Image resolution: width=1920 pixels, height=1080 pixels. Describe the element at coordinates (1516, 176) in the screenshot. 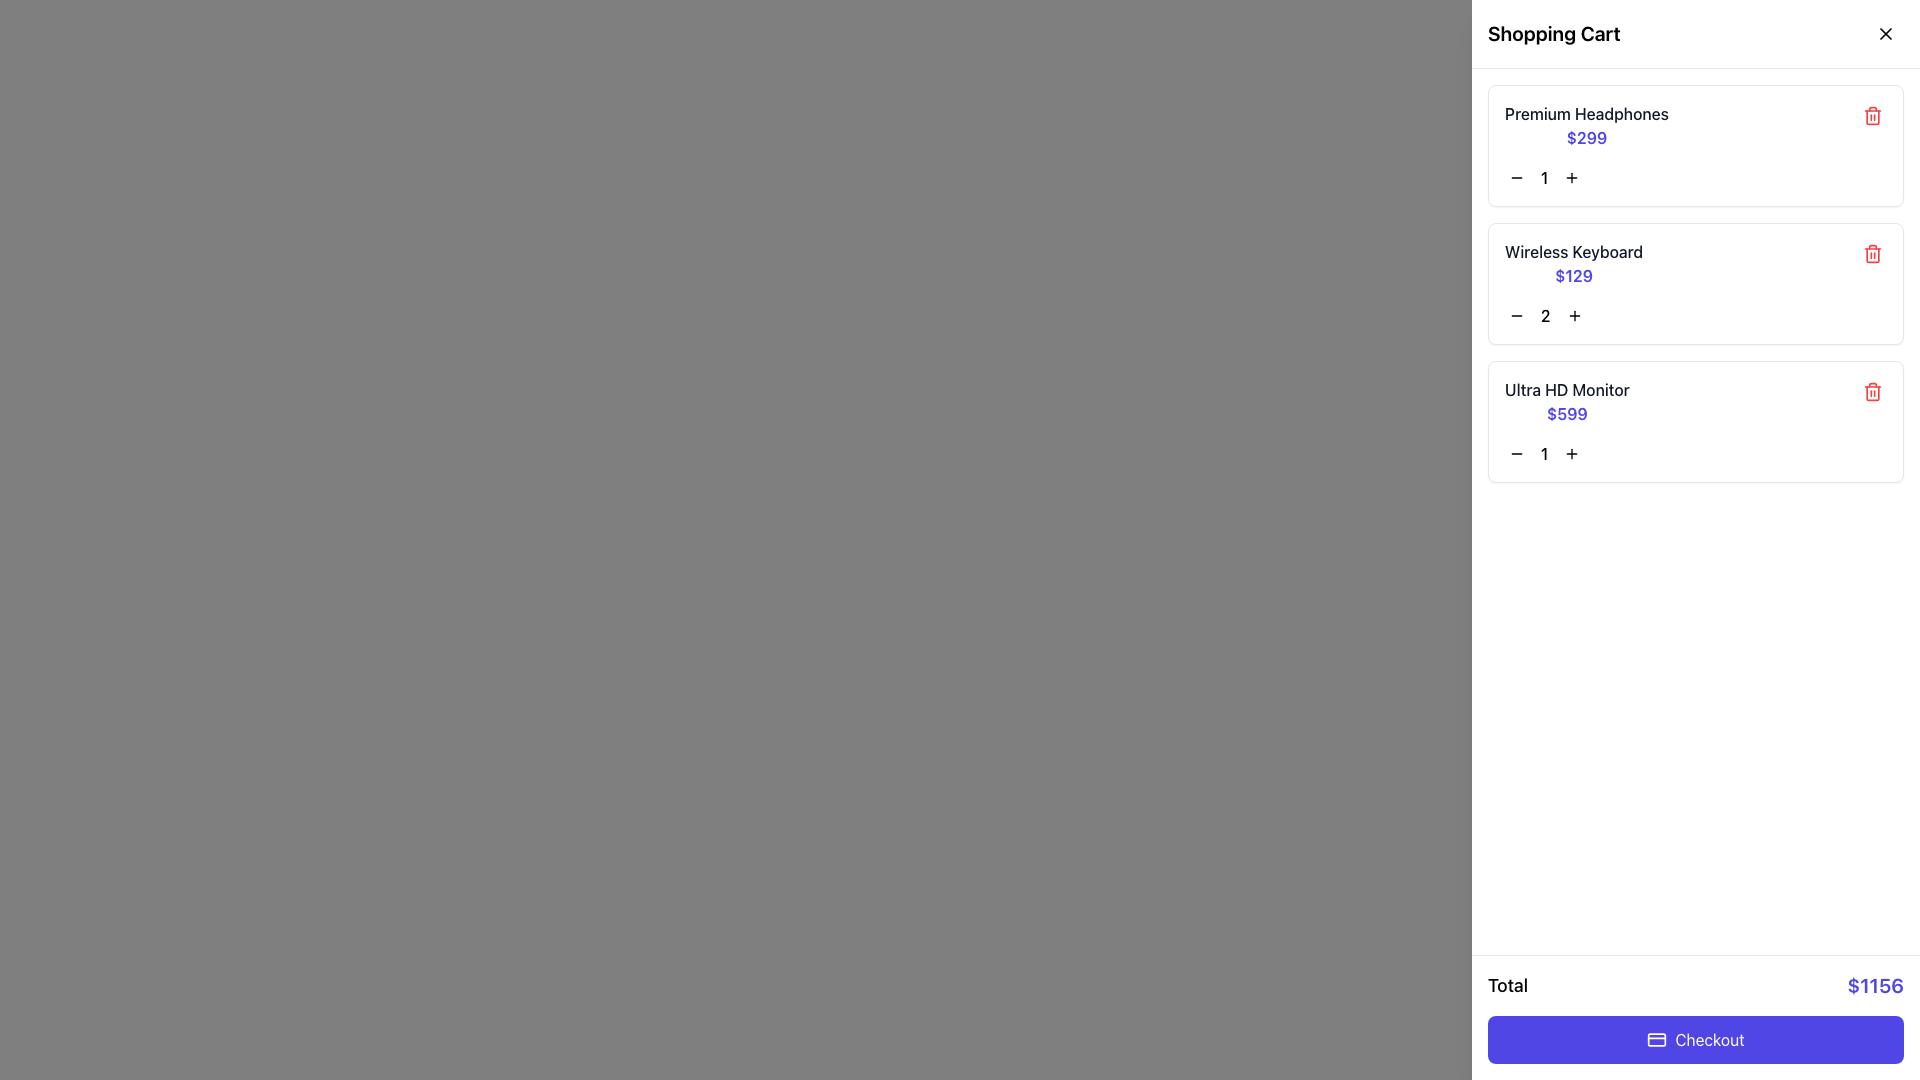

I see `the minus-symbol icon within the decrement button of the first cart item row to decrement the item's quantity` at that location.